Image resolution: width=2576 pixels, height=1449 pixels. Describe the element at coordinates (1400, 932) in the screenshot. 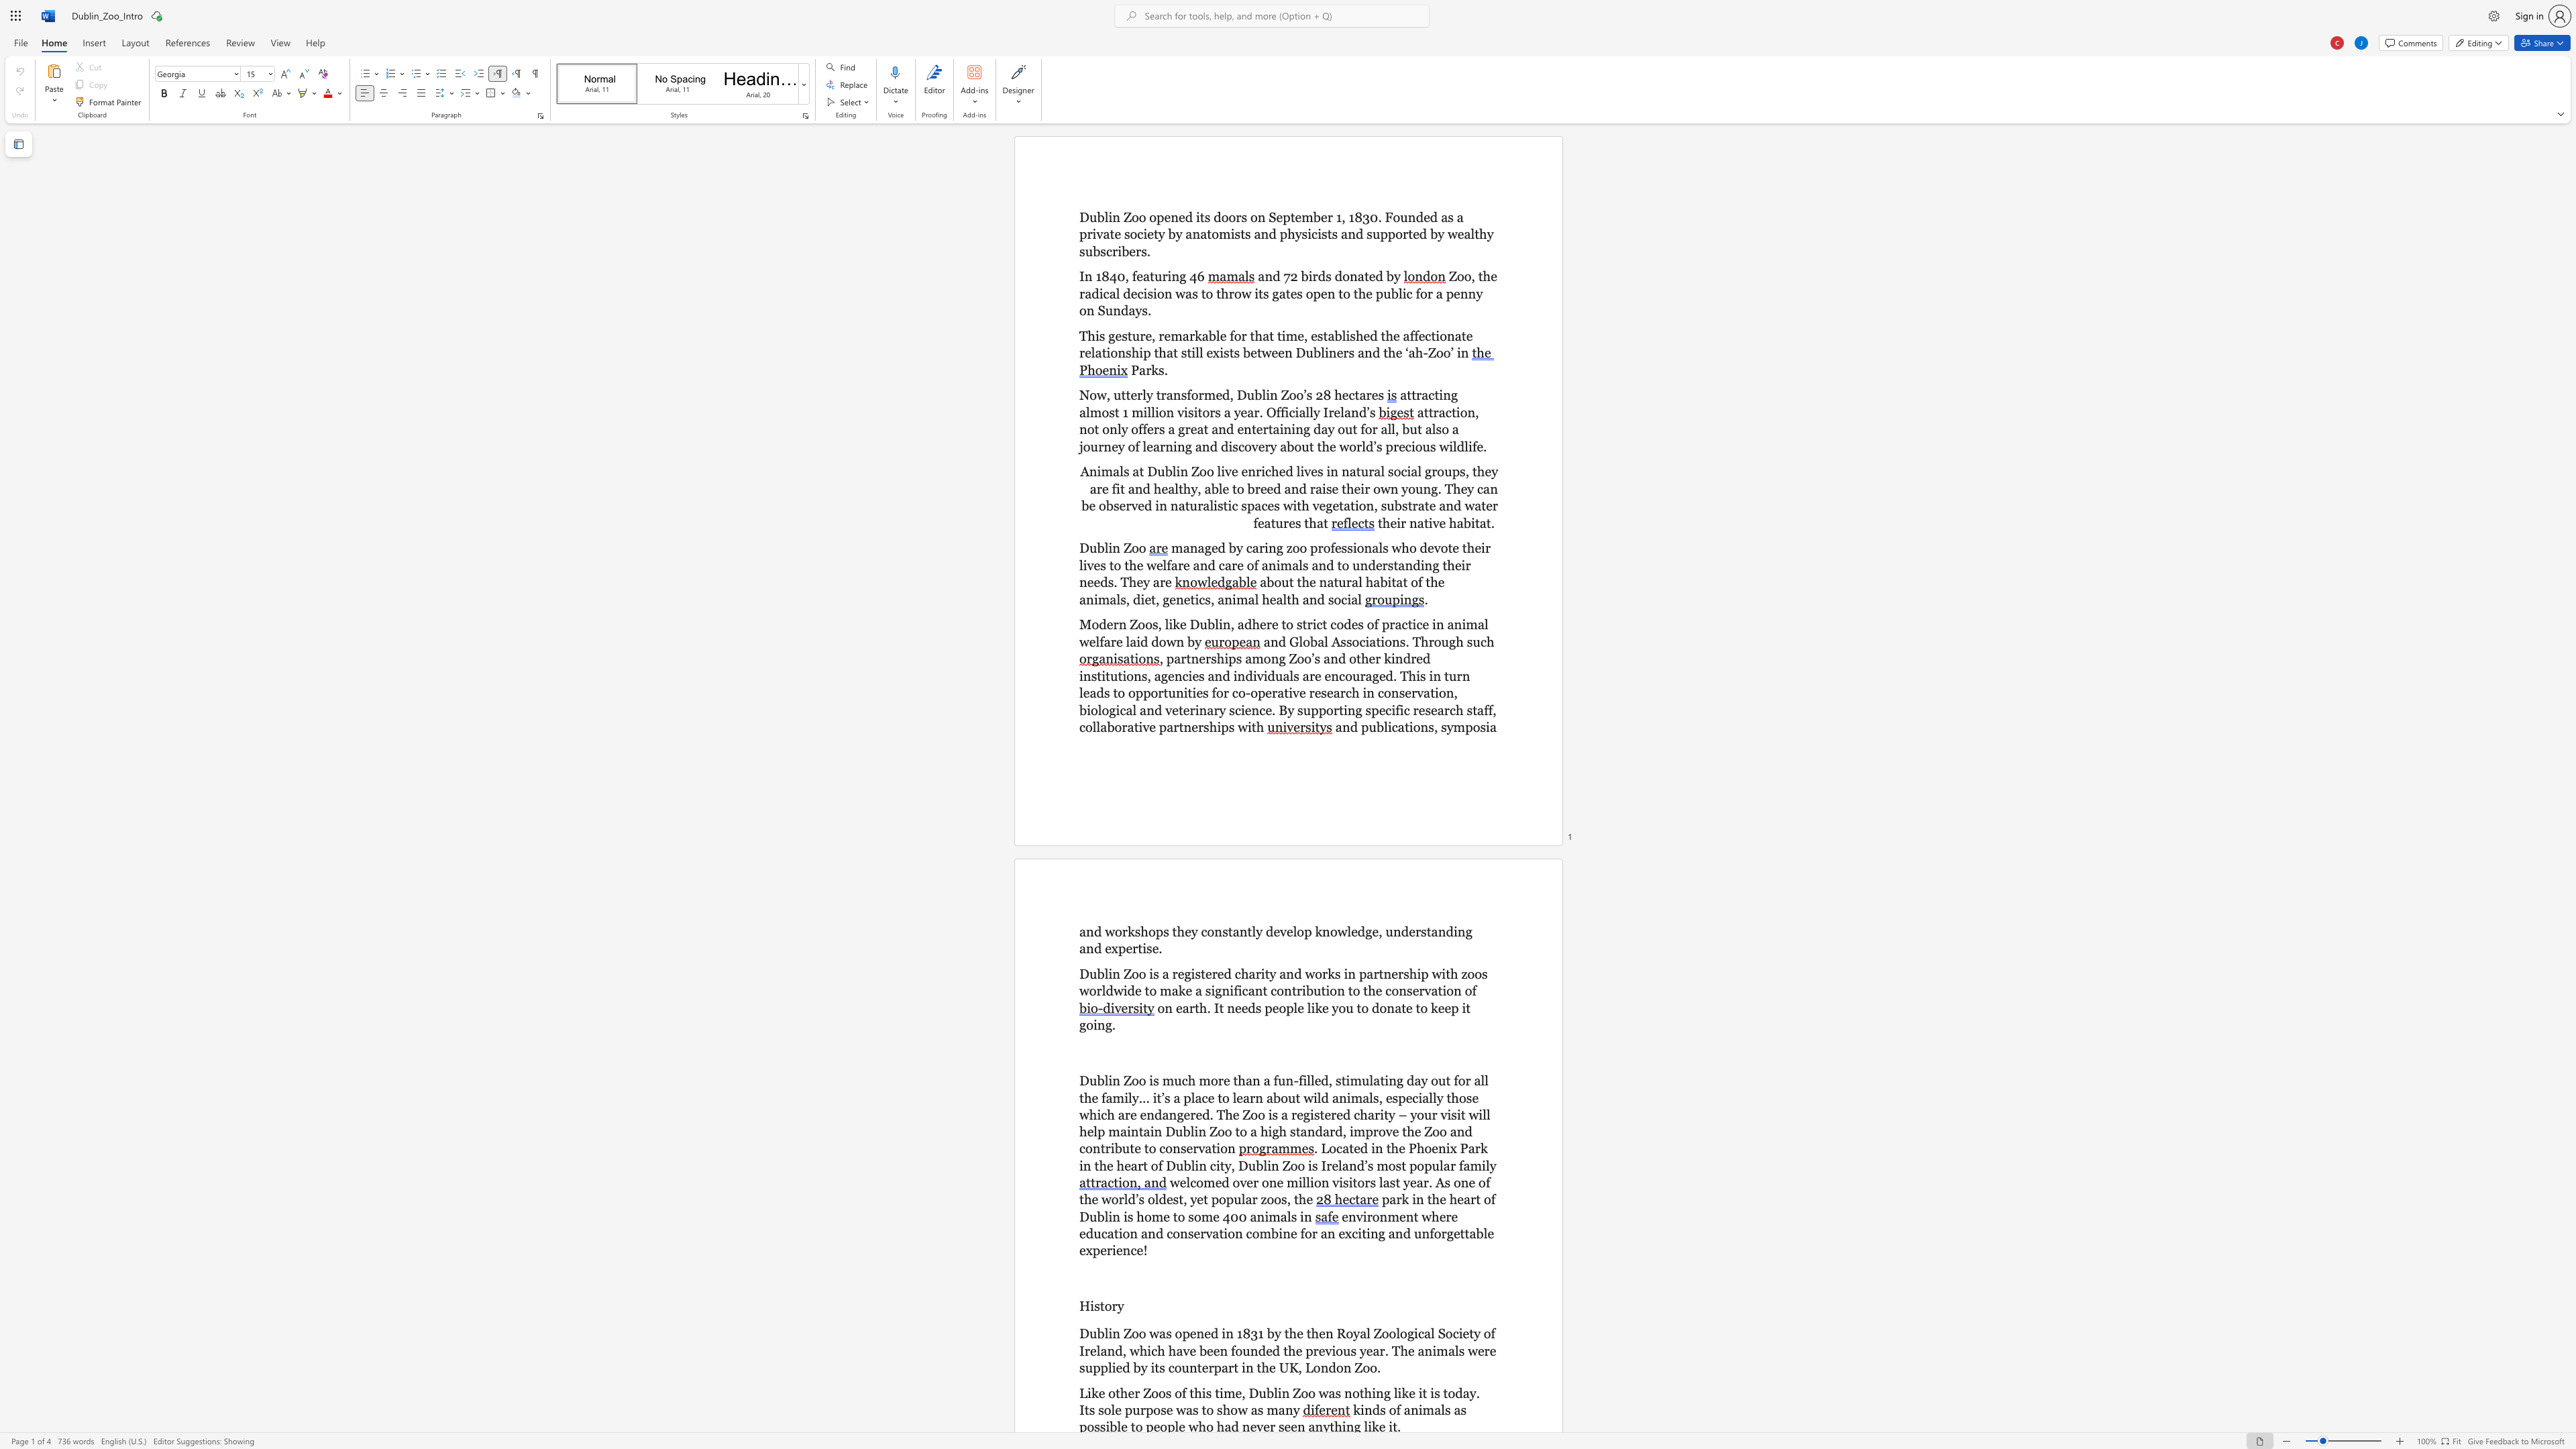

I see `the subset text "derst" within the text "p knowledge, understanding and"` at that location.